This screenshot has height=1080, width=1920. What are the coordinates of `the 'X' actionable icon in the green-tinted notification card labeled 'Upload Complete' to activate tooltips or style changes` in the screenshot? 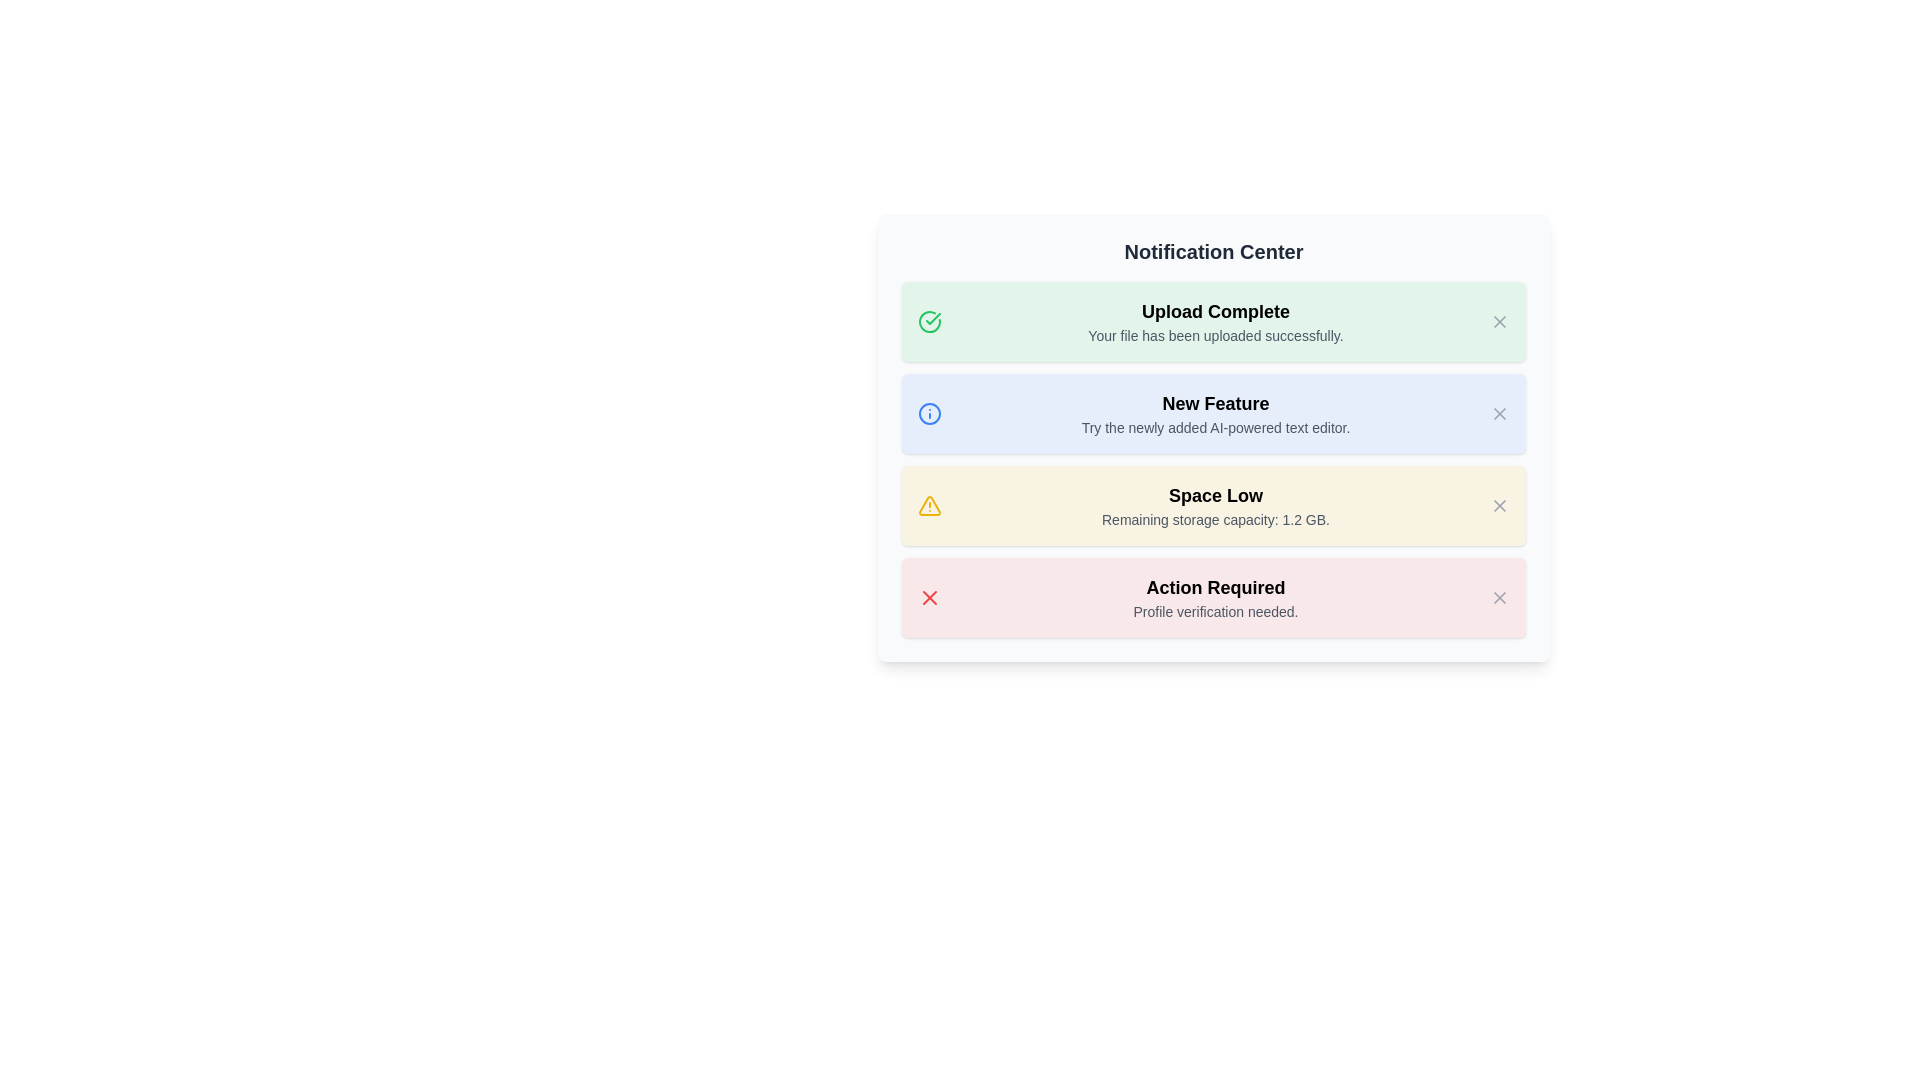 It's located at (1499, 320).